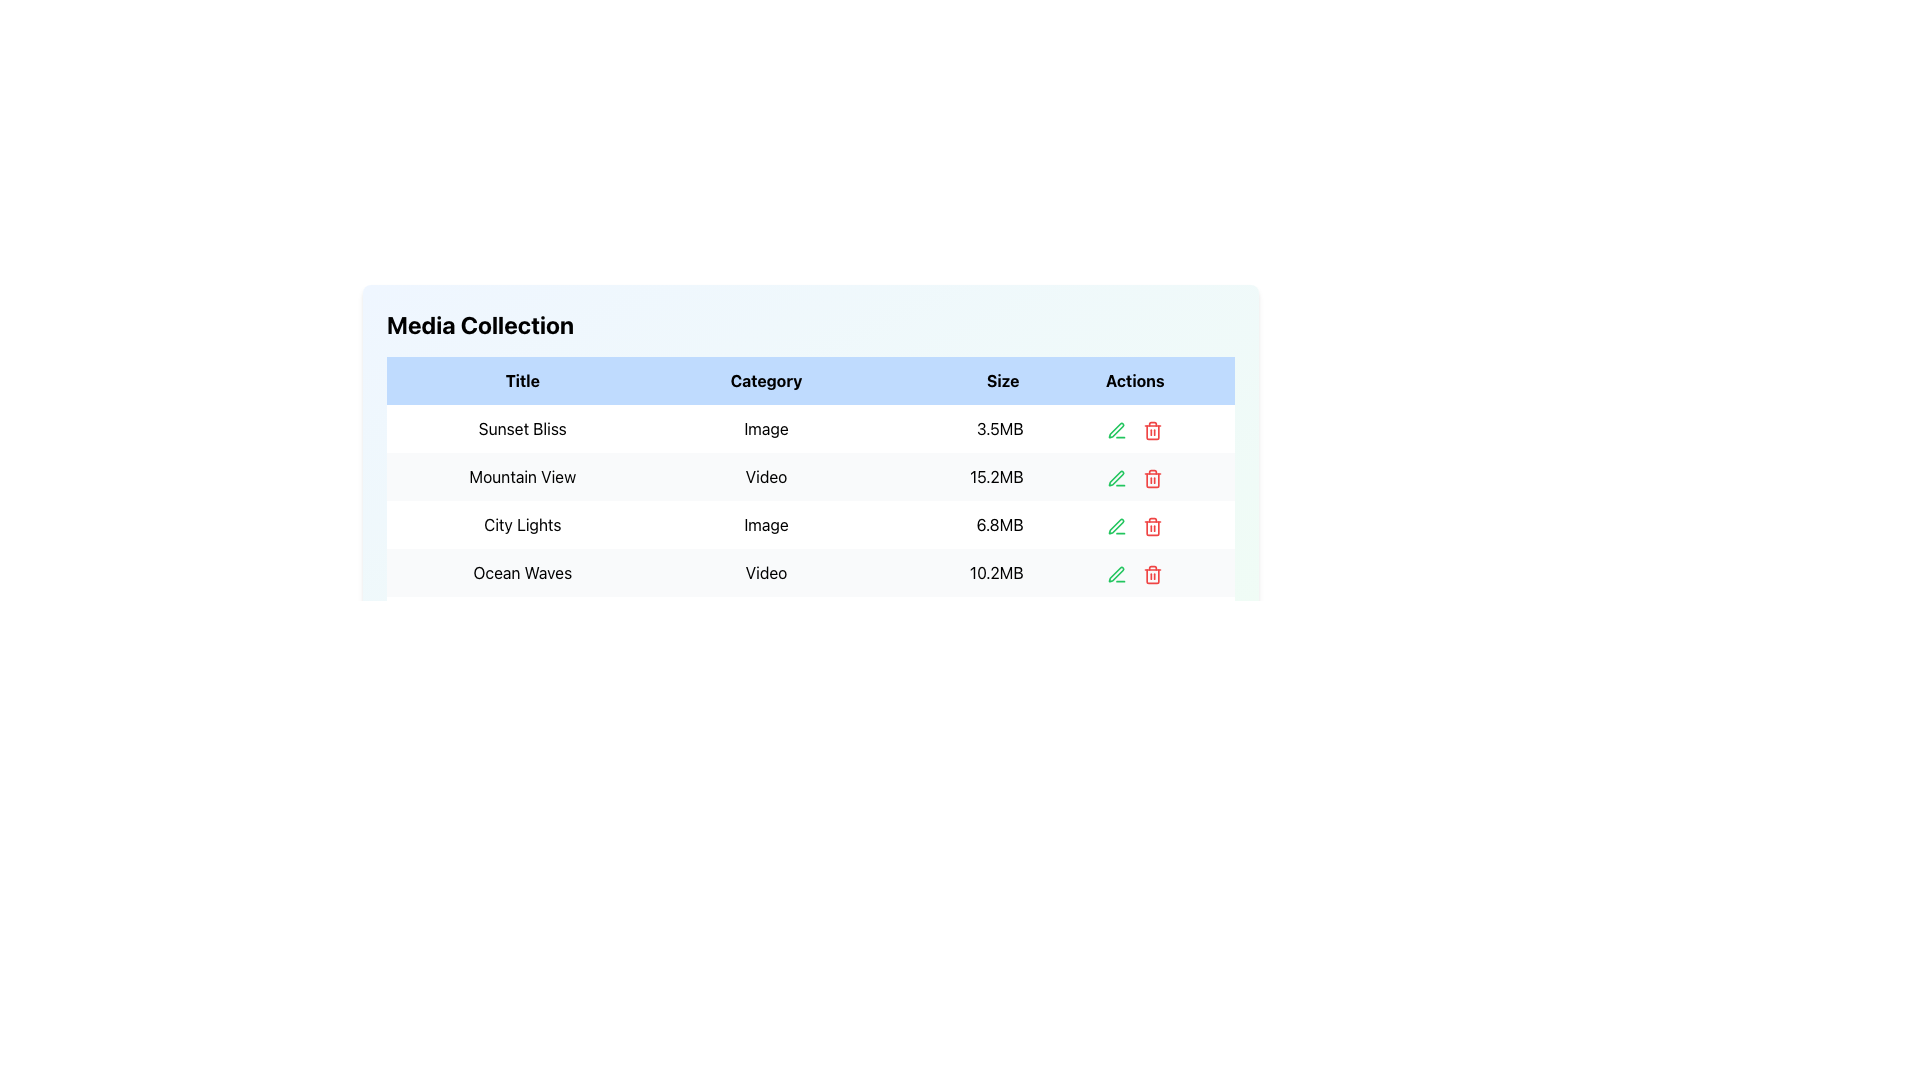 This screenshot has height=1080, width=1920. What do you see at coordinates (522, 427) in the screenshot?
I see `the non-interactive text label located in the first row of the tabular data layout under the 'Title' column` at bounding box center [522, 427].